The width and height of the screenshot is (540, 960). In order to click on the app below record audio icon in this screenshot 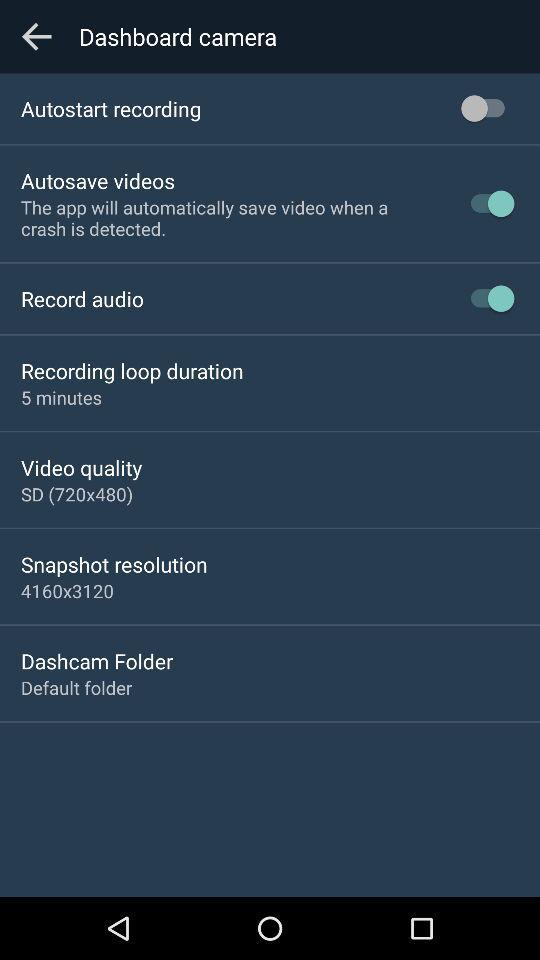, I will do `click(132, 369)`.